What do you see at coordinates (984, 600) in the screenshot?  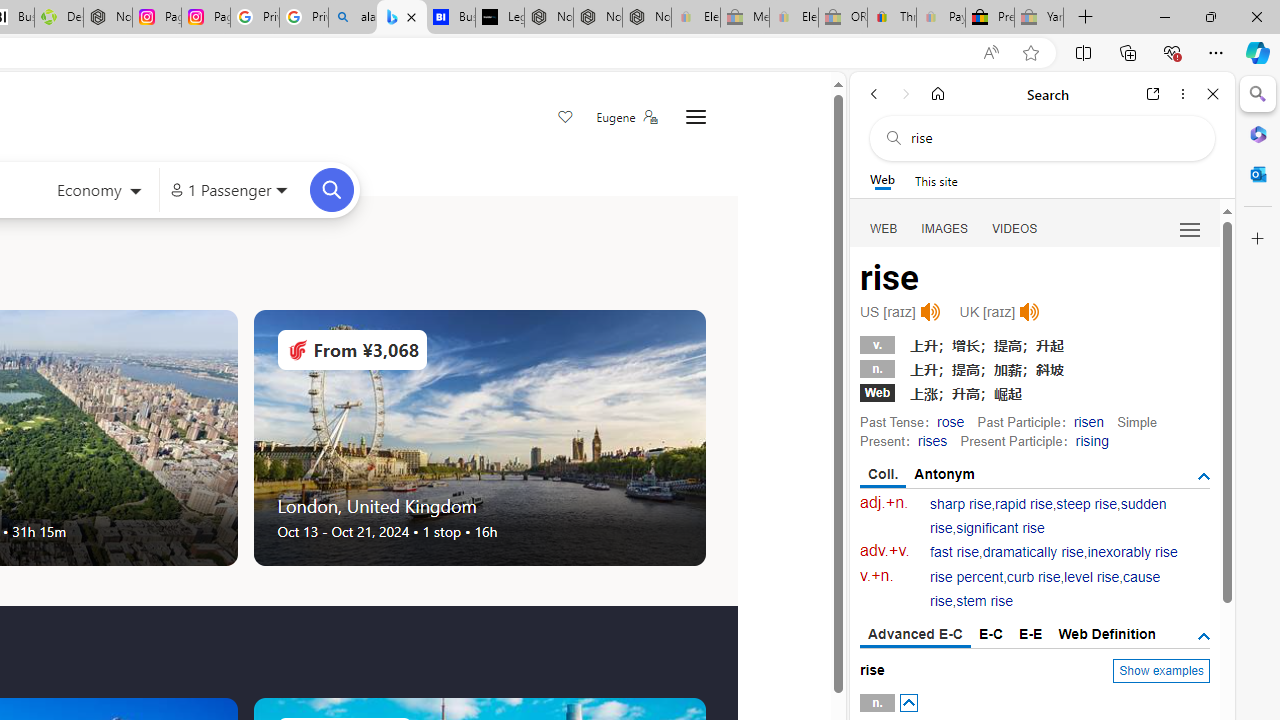 I see `'stem rise'` at bounding box center [984, 600].